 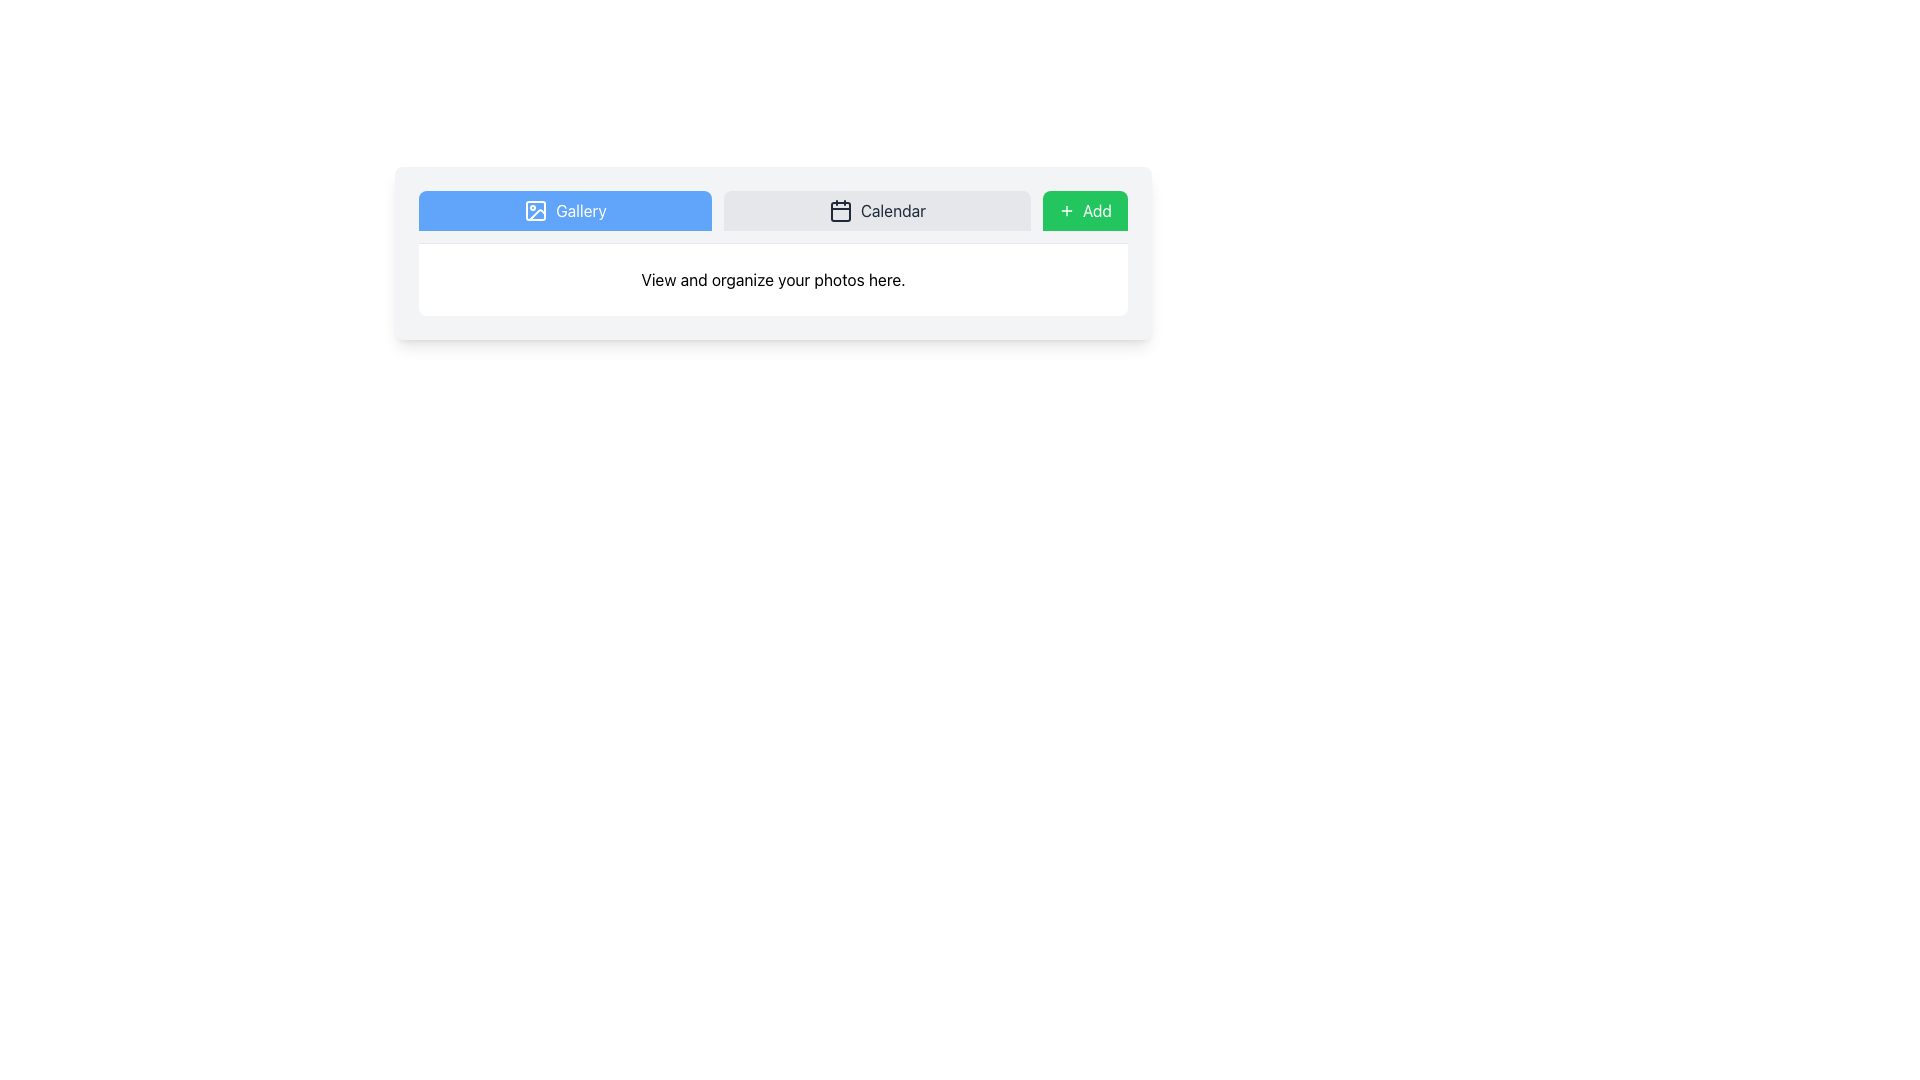 I want to click on the 'Add' icon, which is a visual indicator for the 'Add' action, located at the rightmost side of a horizontal toolbar, adjacent to the text label 'Add', so click(x=1065, y=211).